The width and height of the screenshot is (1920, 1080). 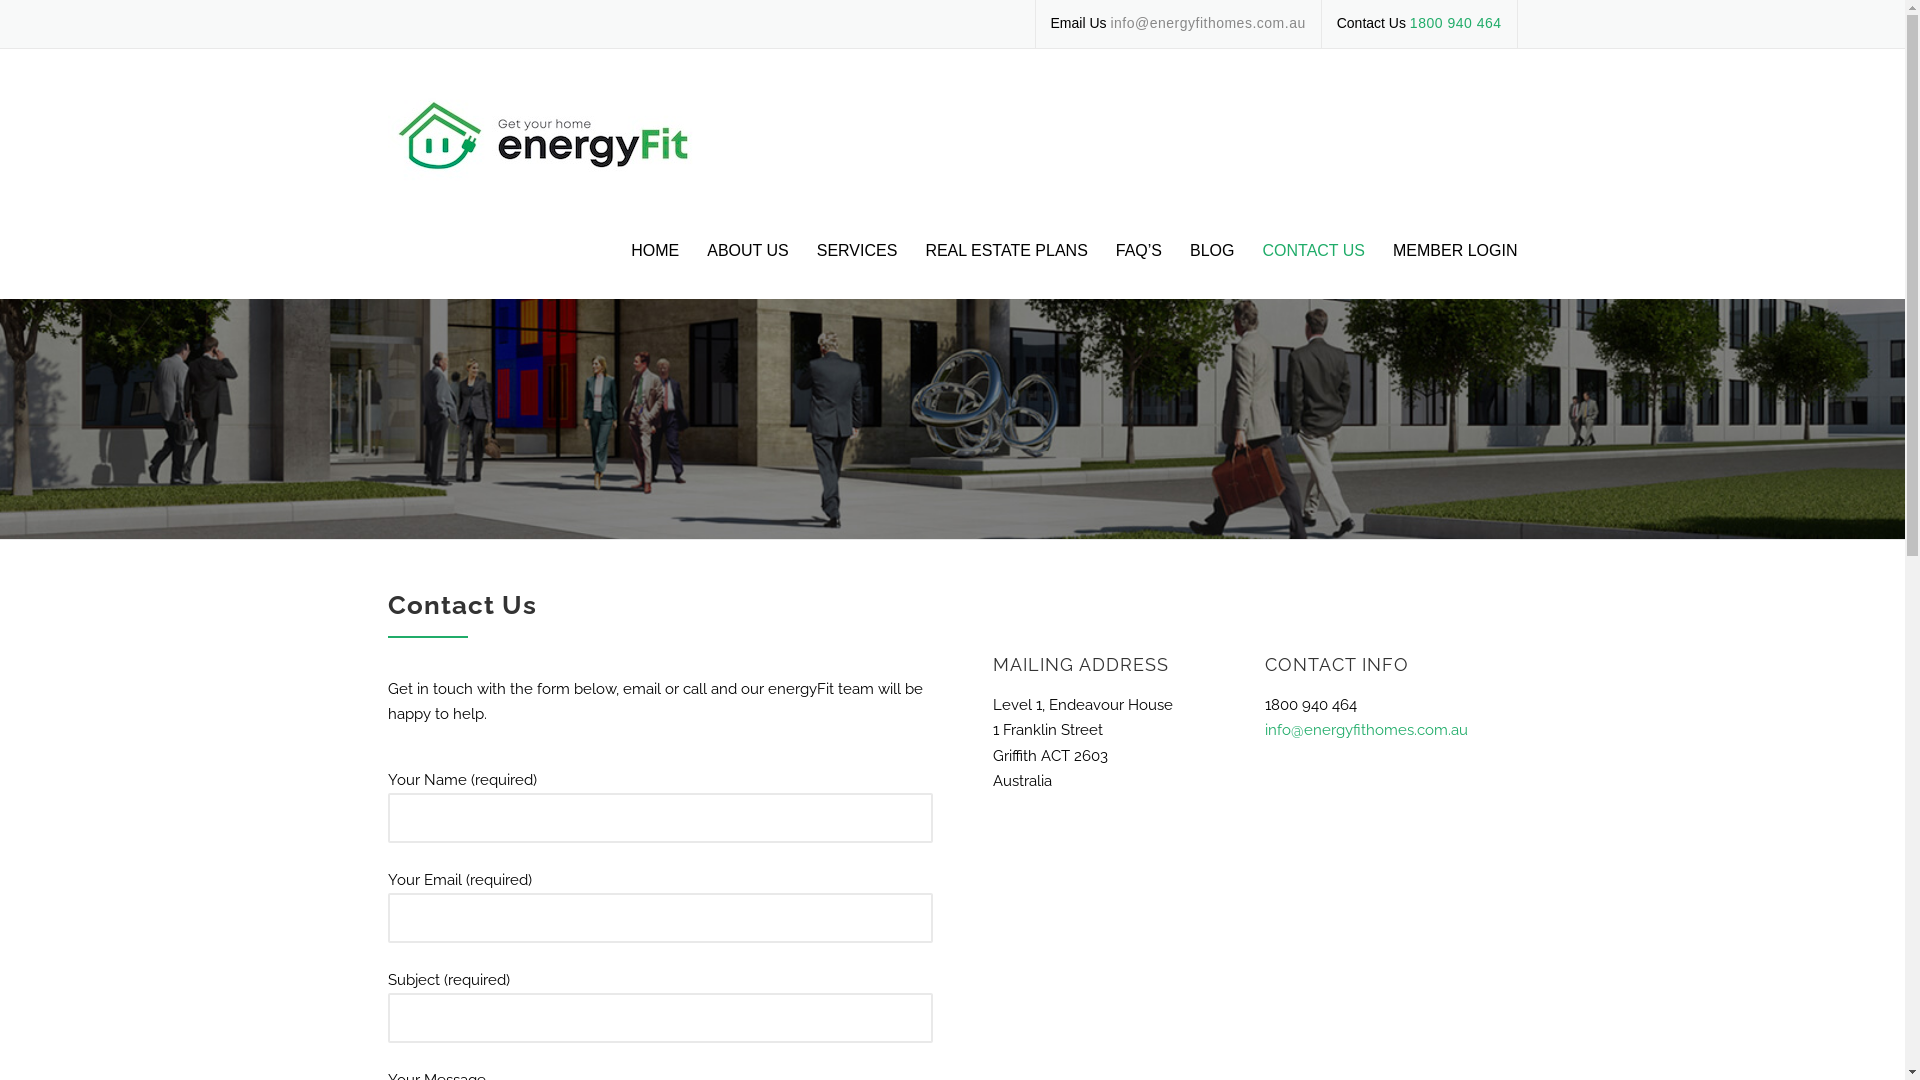 I want to click on 'HOME', so click(x=654, y=266).